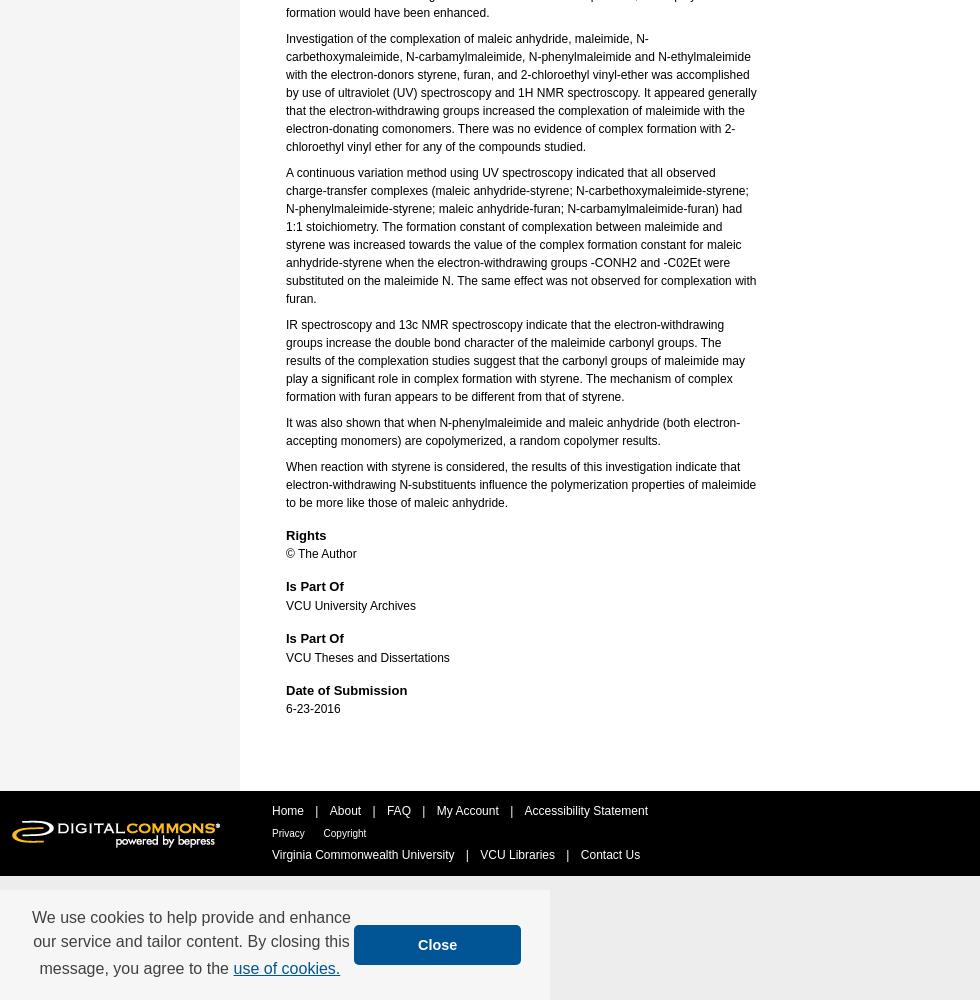 The image size is (980, 1000). Describe the element at coordinates (289, 811) in the screenshot. I see `'Home'` at that location.